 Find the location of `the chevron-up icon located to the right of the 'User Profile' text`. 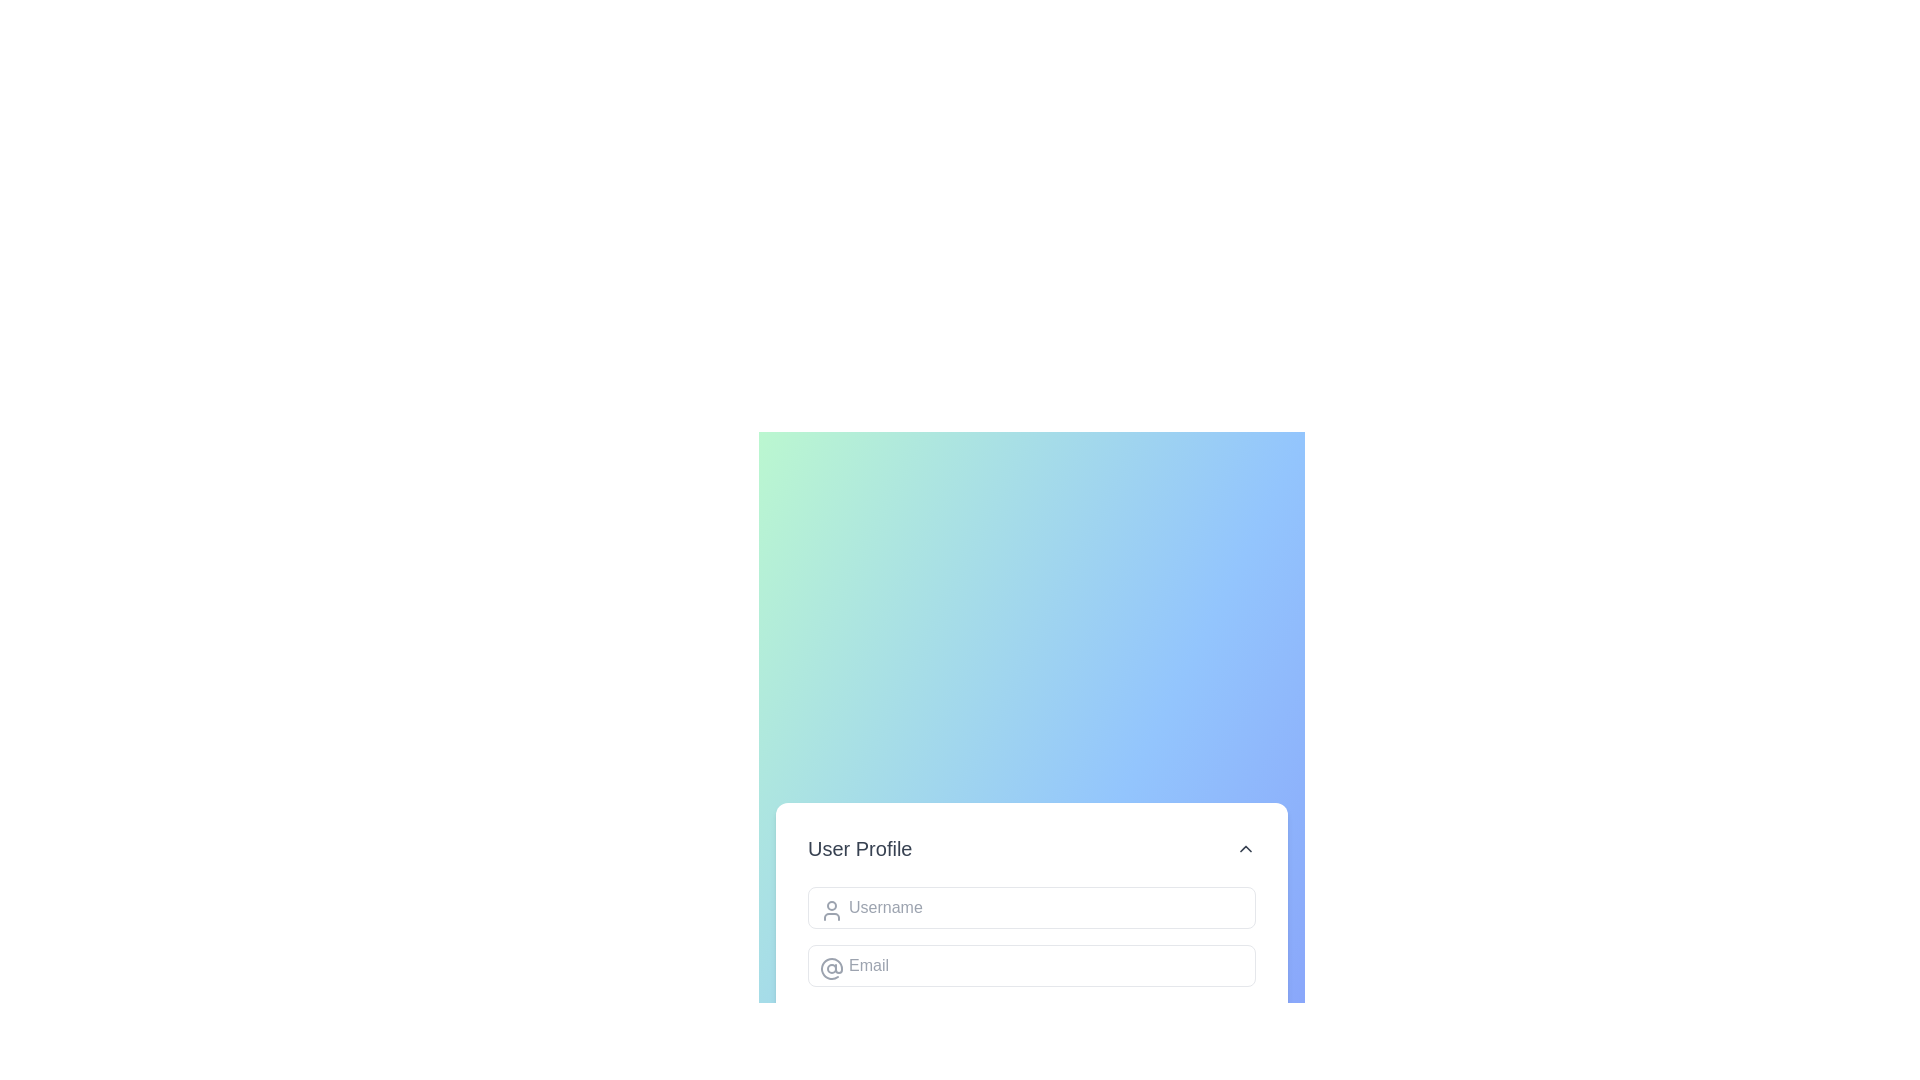

the chevron-up icon located to the right of the 'User Profile' text is located at coordinates (1245, 848).